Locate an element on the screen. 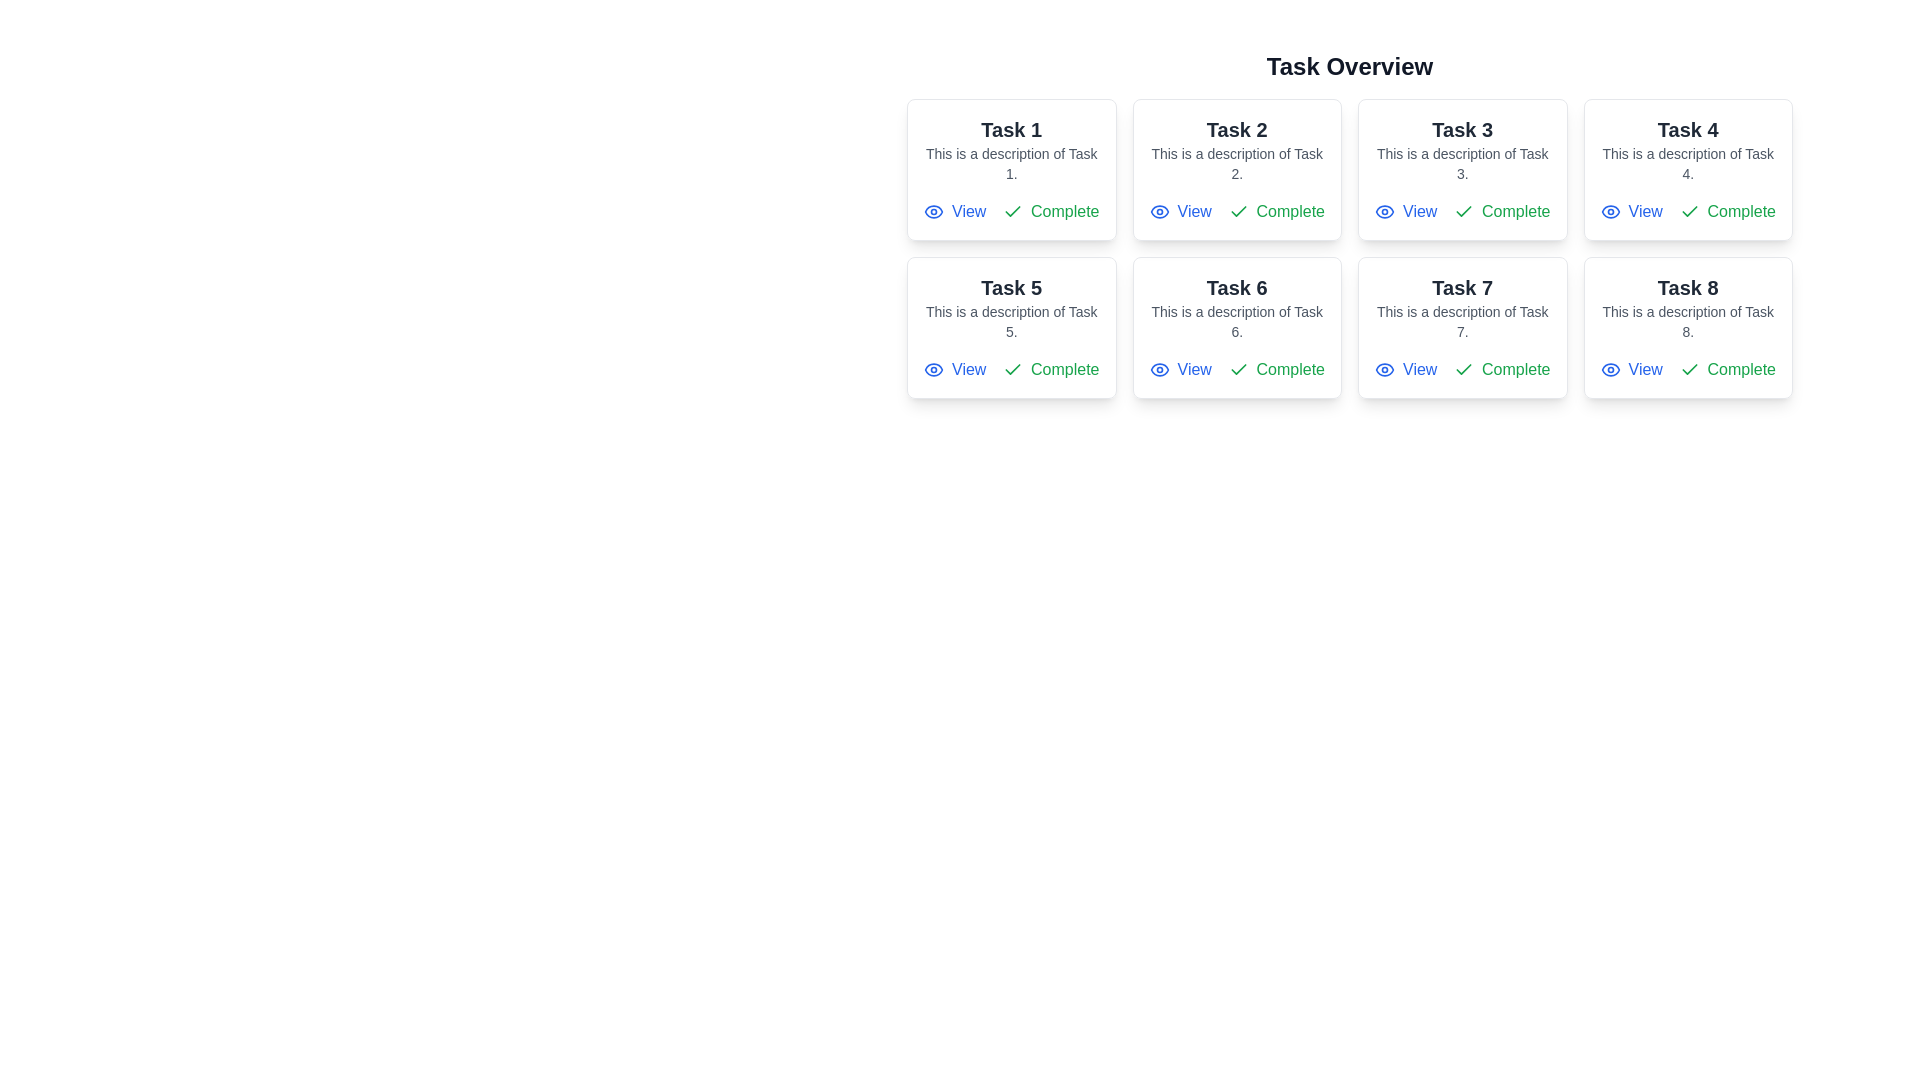 The image size is (1920, 1080). the green checkmark icon located in the 'Complete' section of the second task card, which indicates task completion is located at coordinates (1237, 211).